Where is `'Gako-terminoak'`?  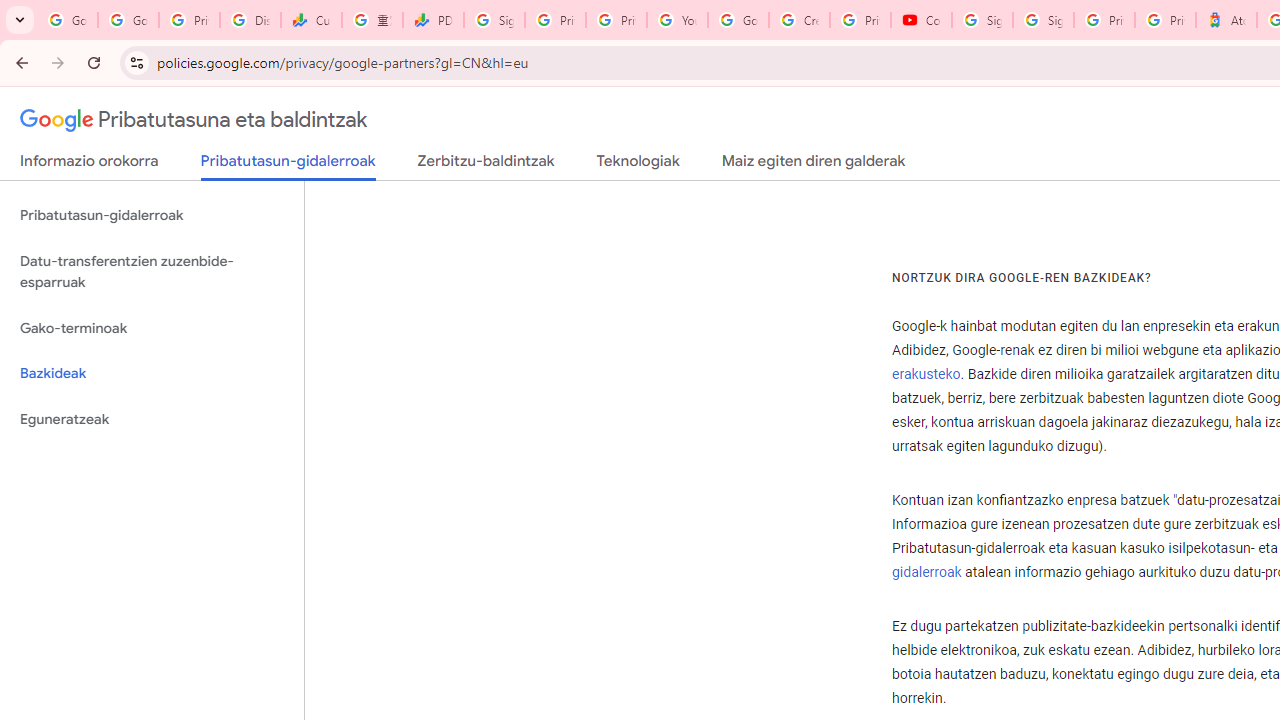 'Gako-terminoak' is located at coordinates (151, 327).